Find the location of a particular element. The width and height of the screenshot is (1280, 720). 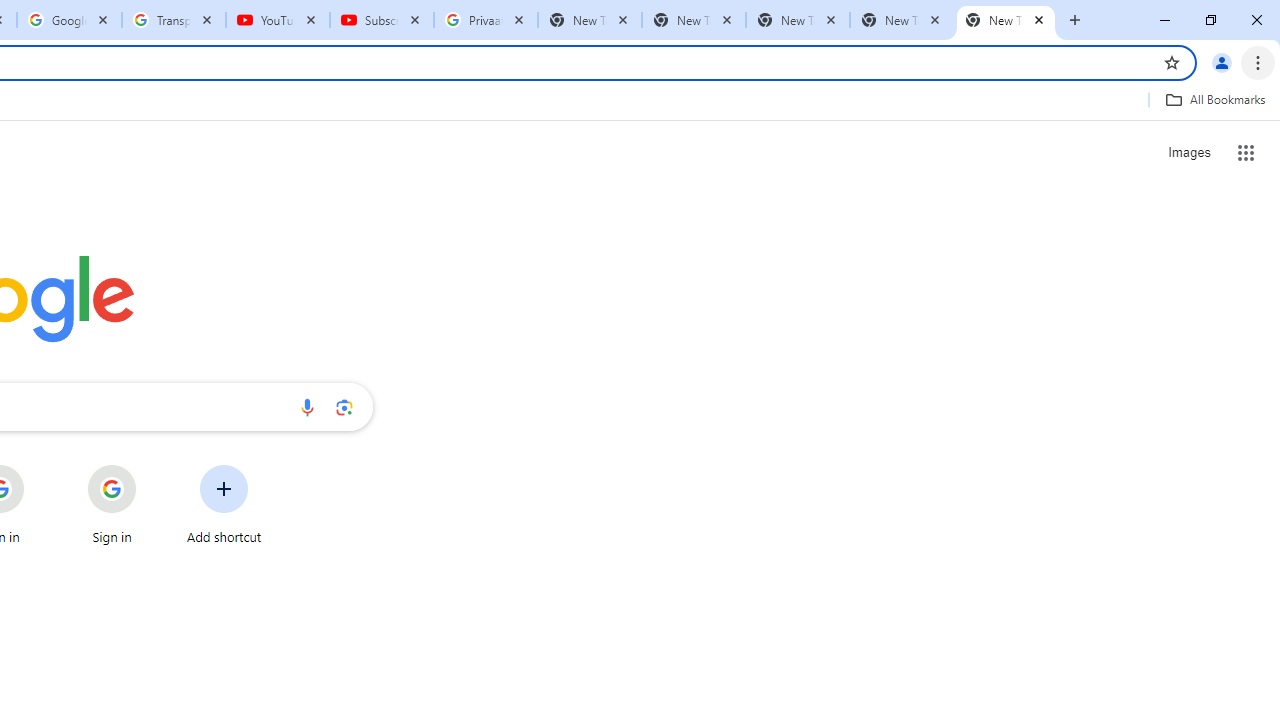

'New Tab' is located at coordinates (1006, 20).